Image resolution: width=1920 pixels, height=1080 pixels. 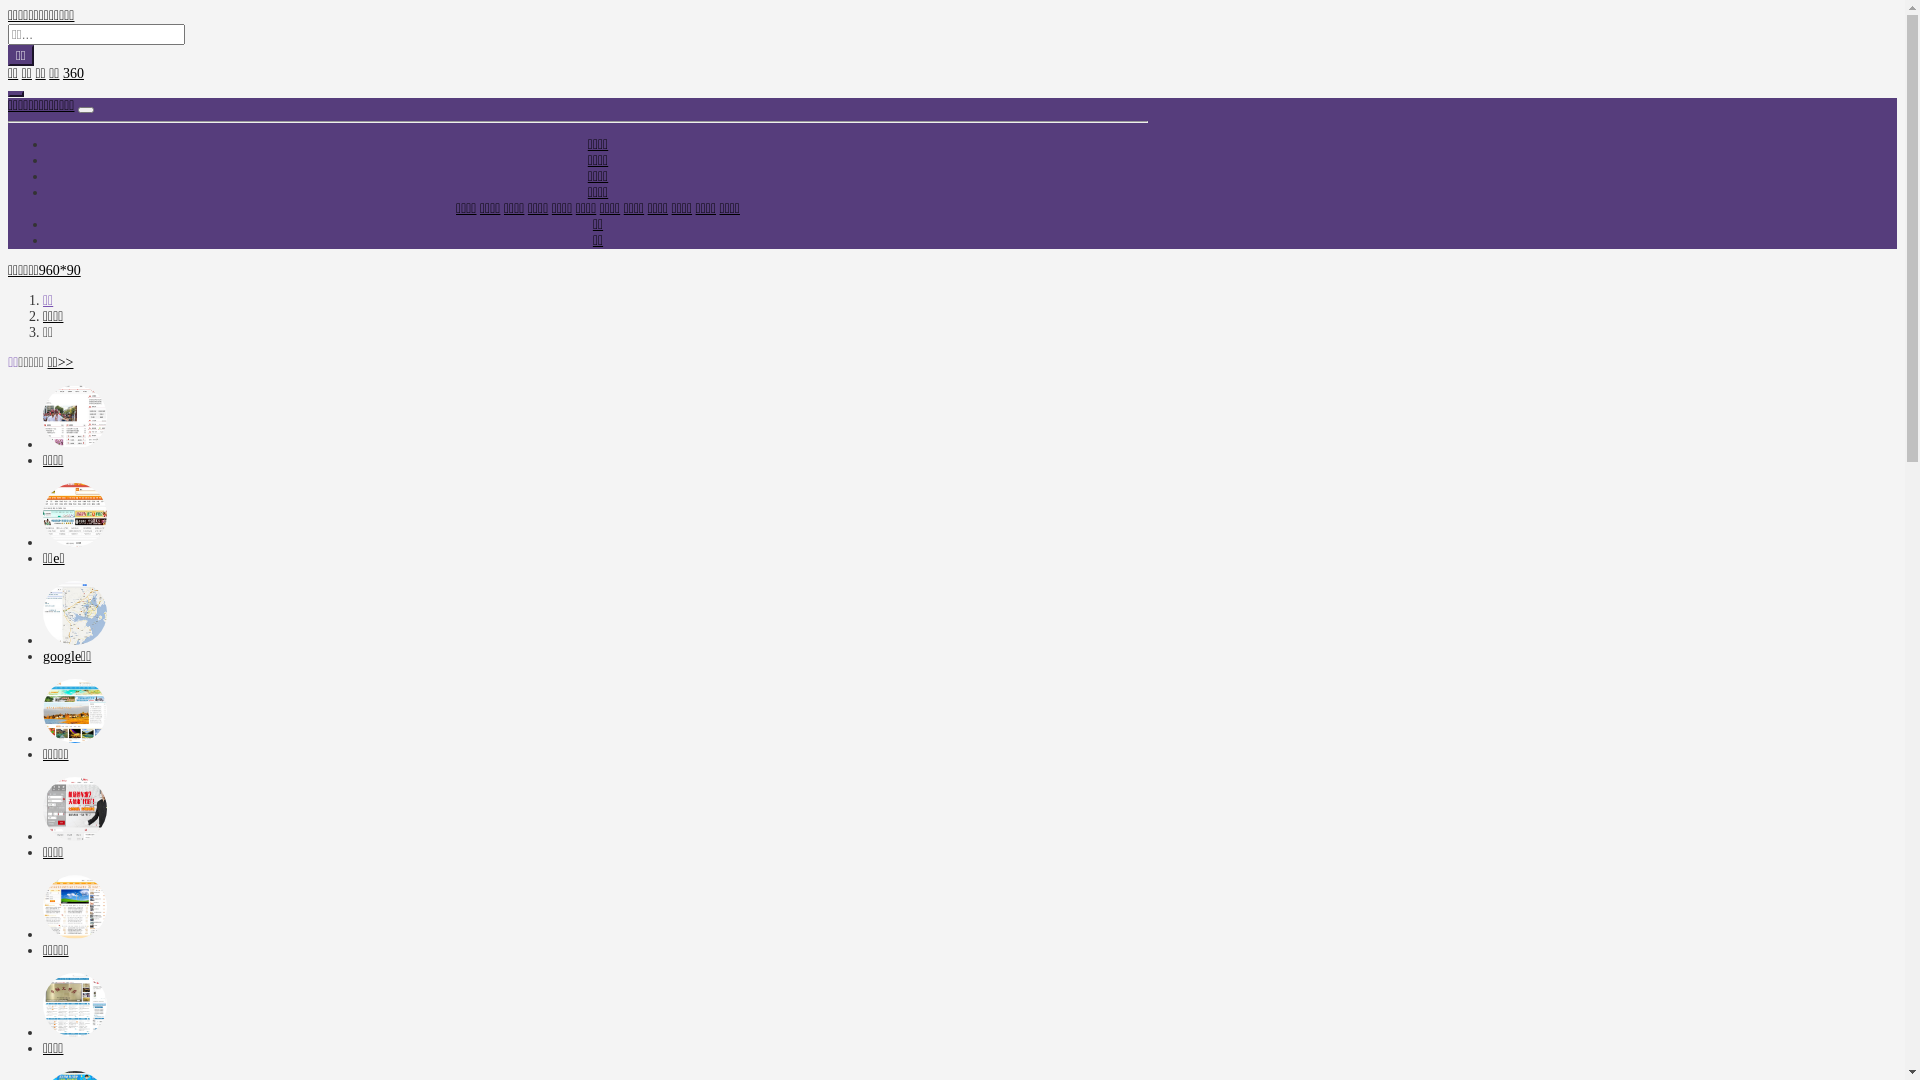 What do you see at coordinates (73, 72) in the screenshot?
I see `'360'` at bounding box center [73, 72].